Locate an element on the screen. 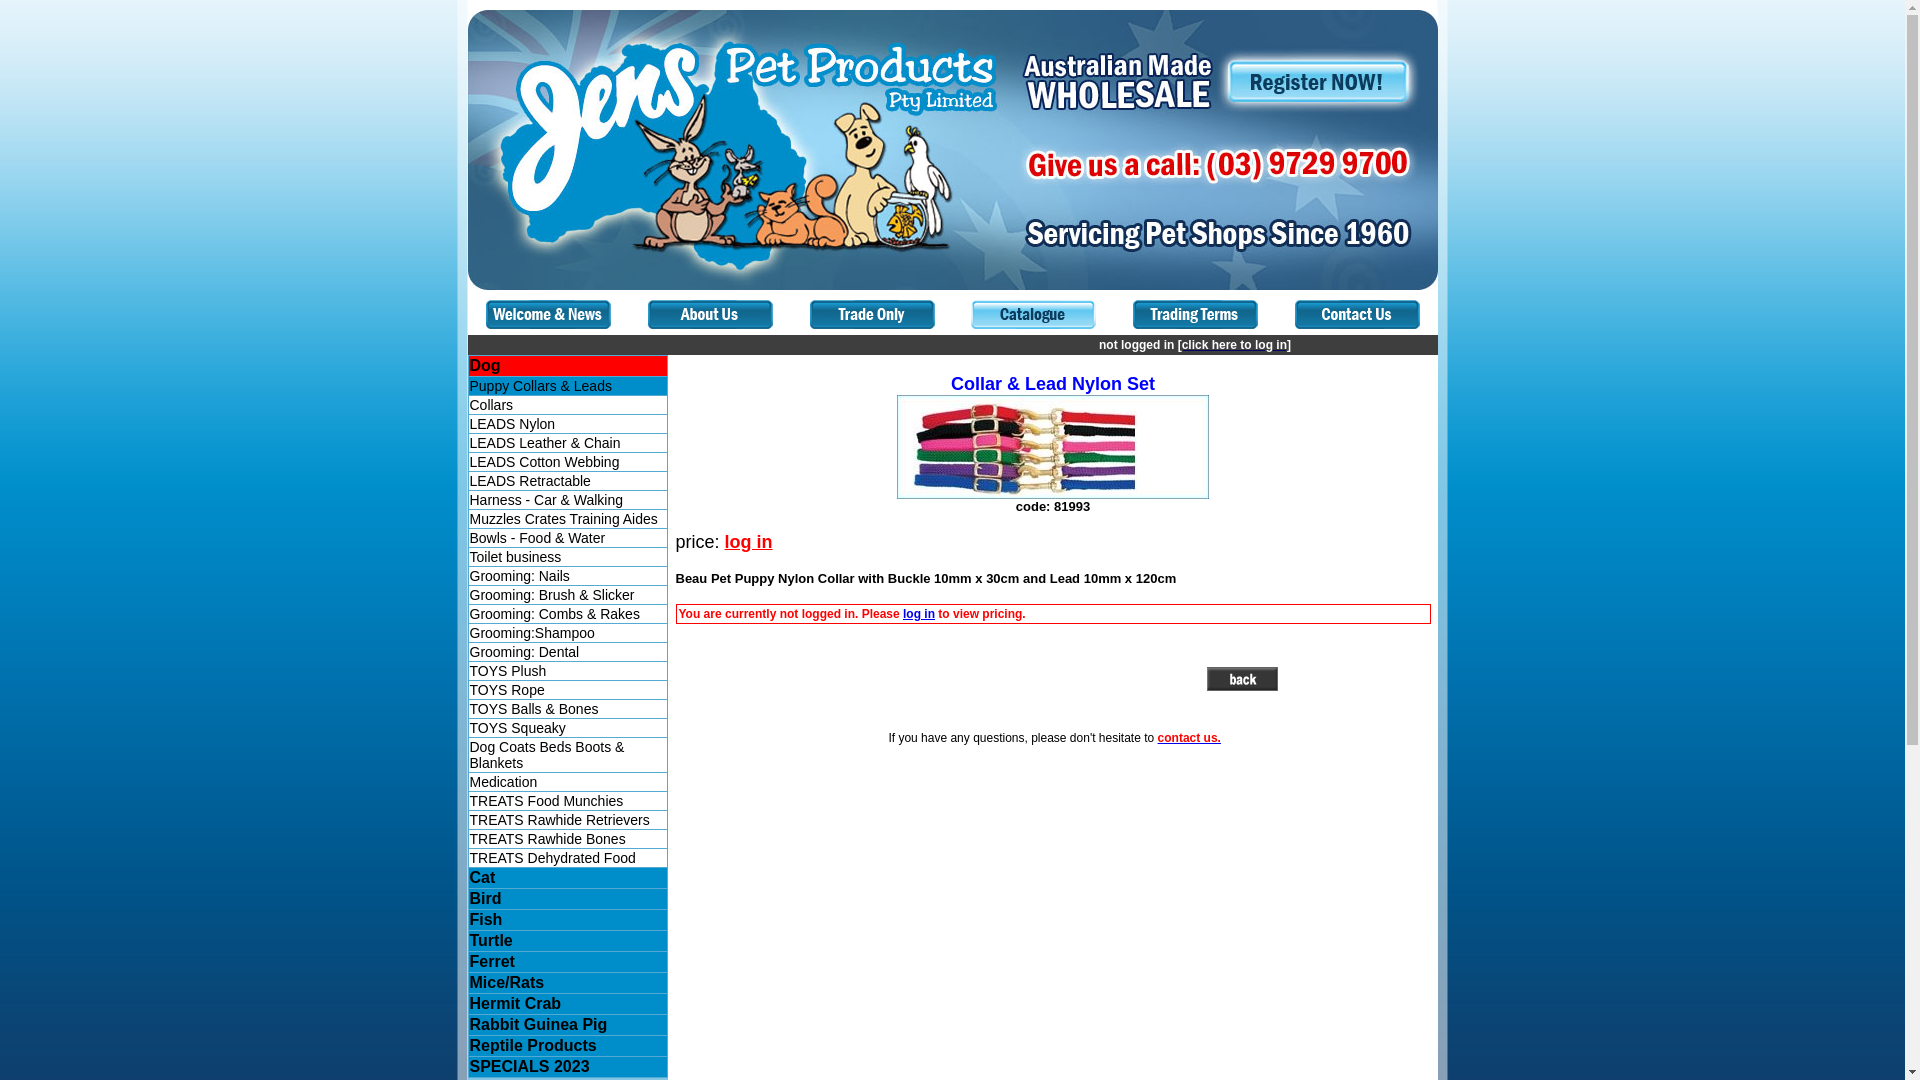 This screenshot has height=1080, width=1920. 'contact us.' is located at coordinates (1189, 737).